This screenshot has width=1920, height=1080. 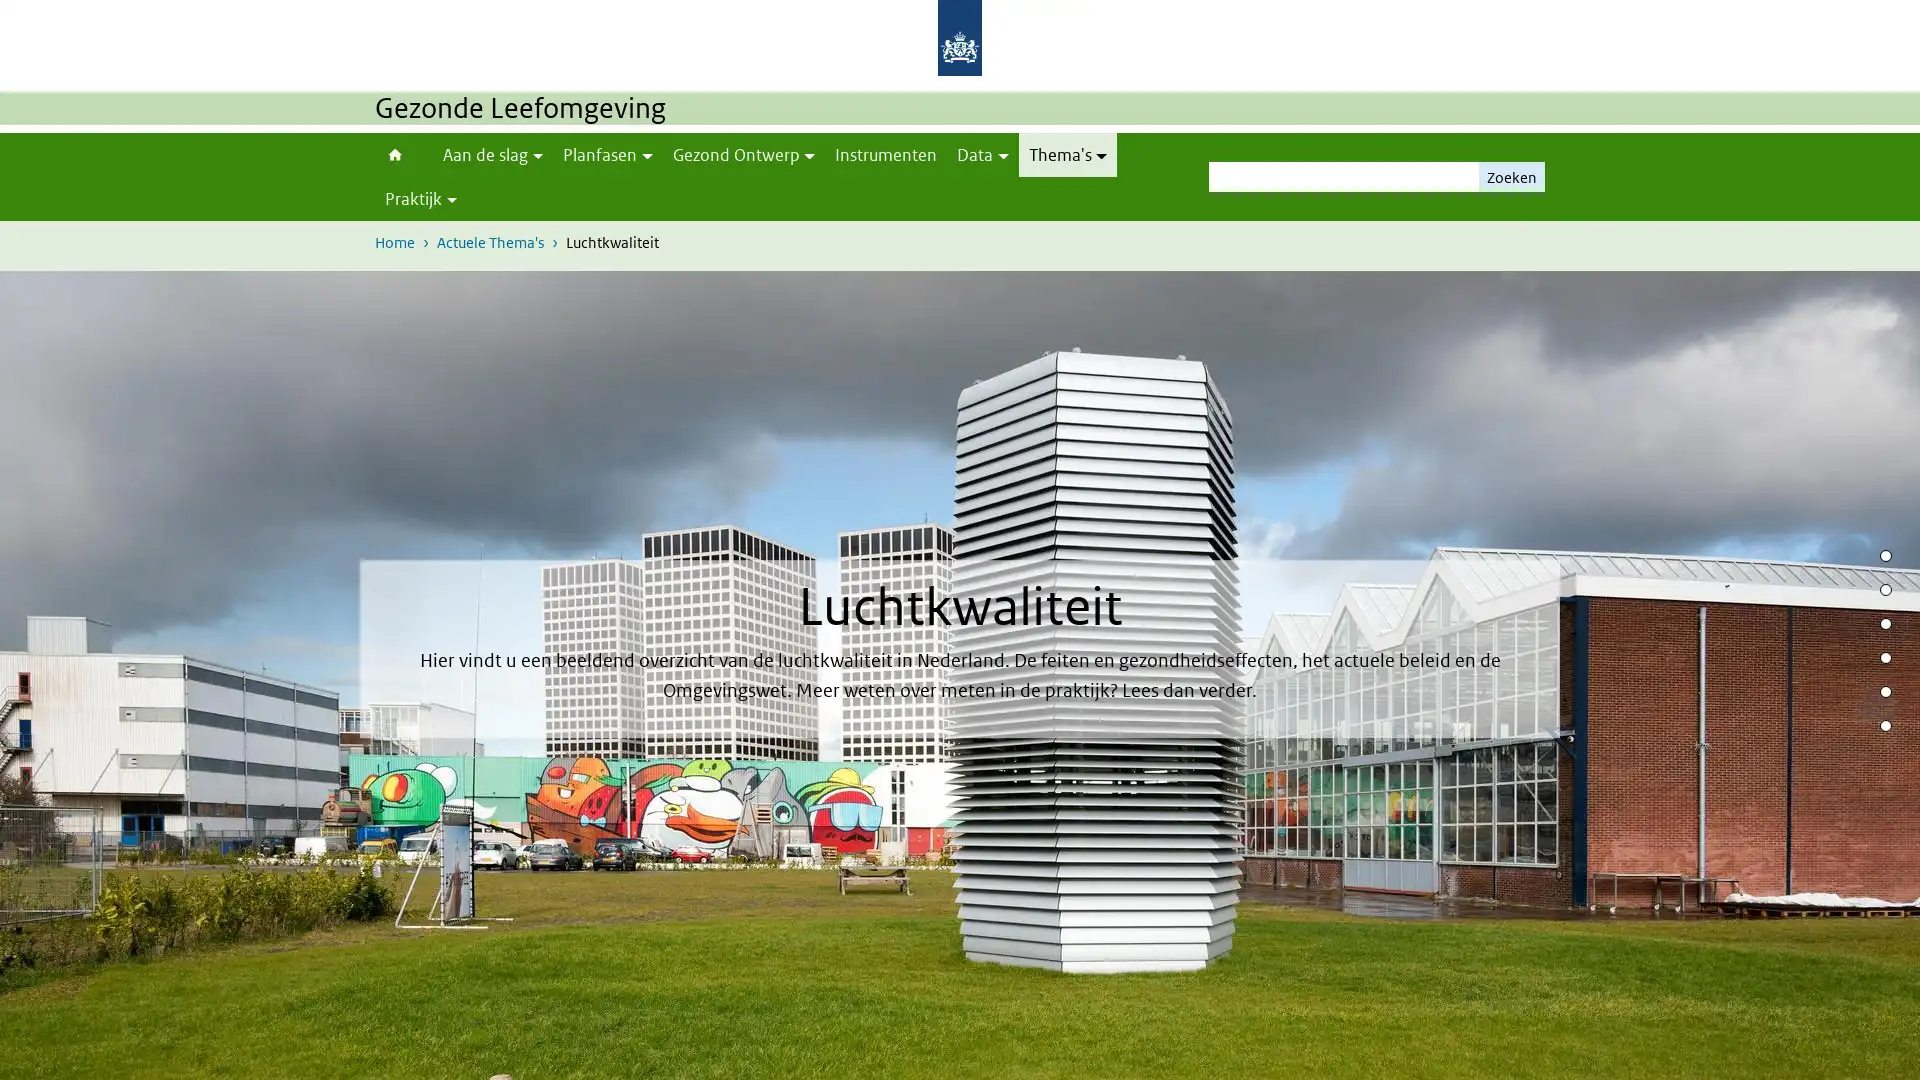 What do you see at coordinates (1512, 176) in the screenshot?
I see `Zoeken` at bounding box center [1512, 176].